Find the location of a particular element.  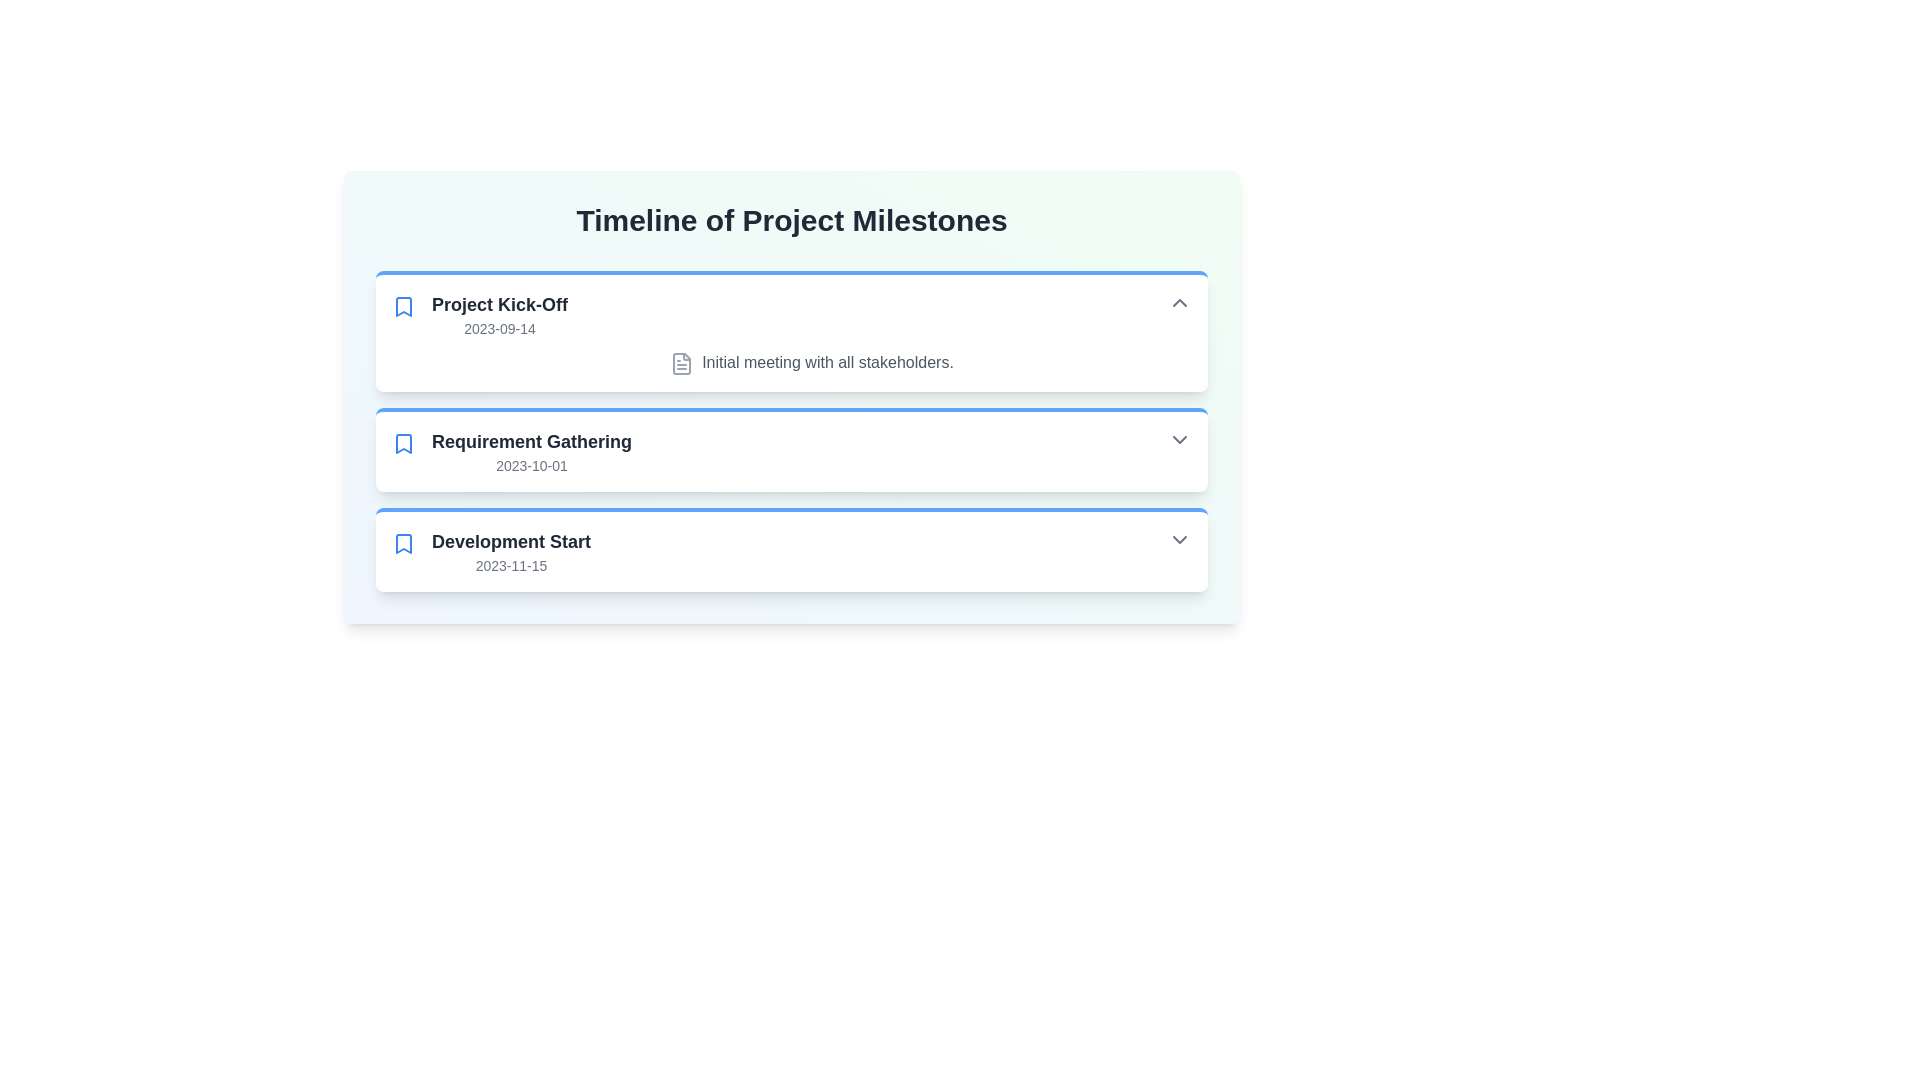

the card displaying 'Requirement Gathering' in the 'Timeline of Project Milestones' section is located at coordinates (791, 447).